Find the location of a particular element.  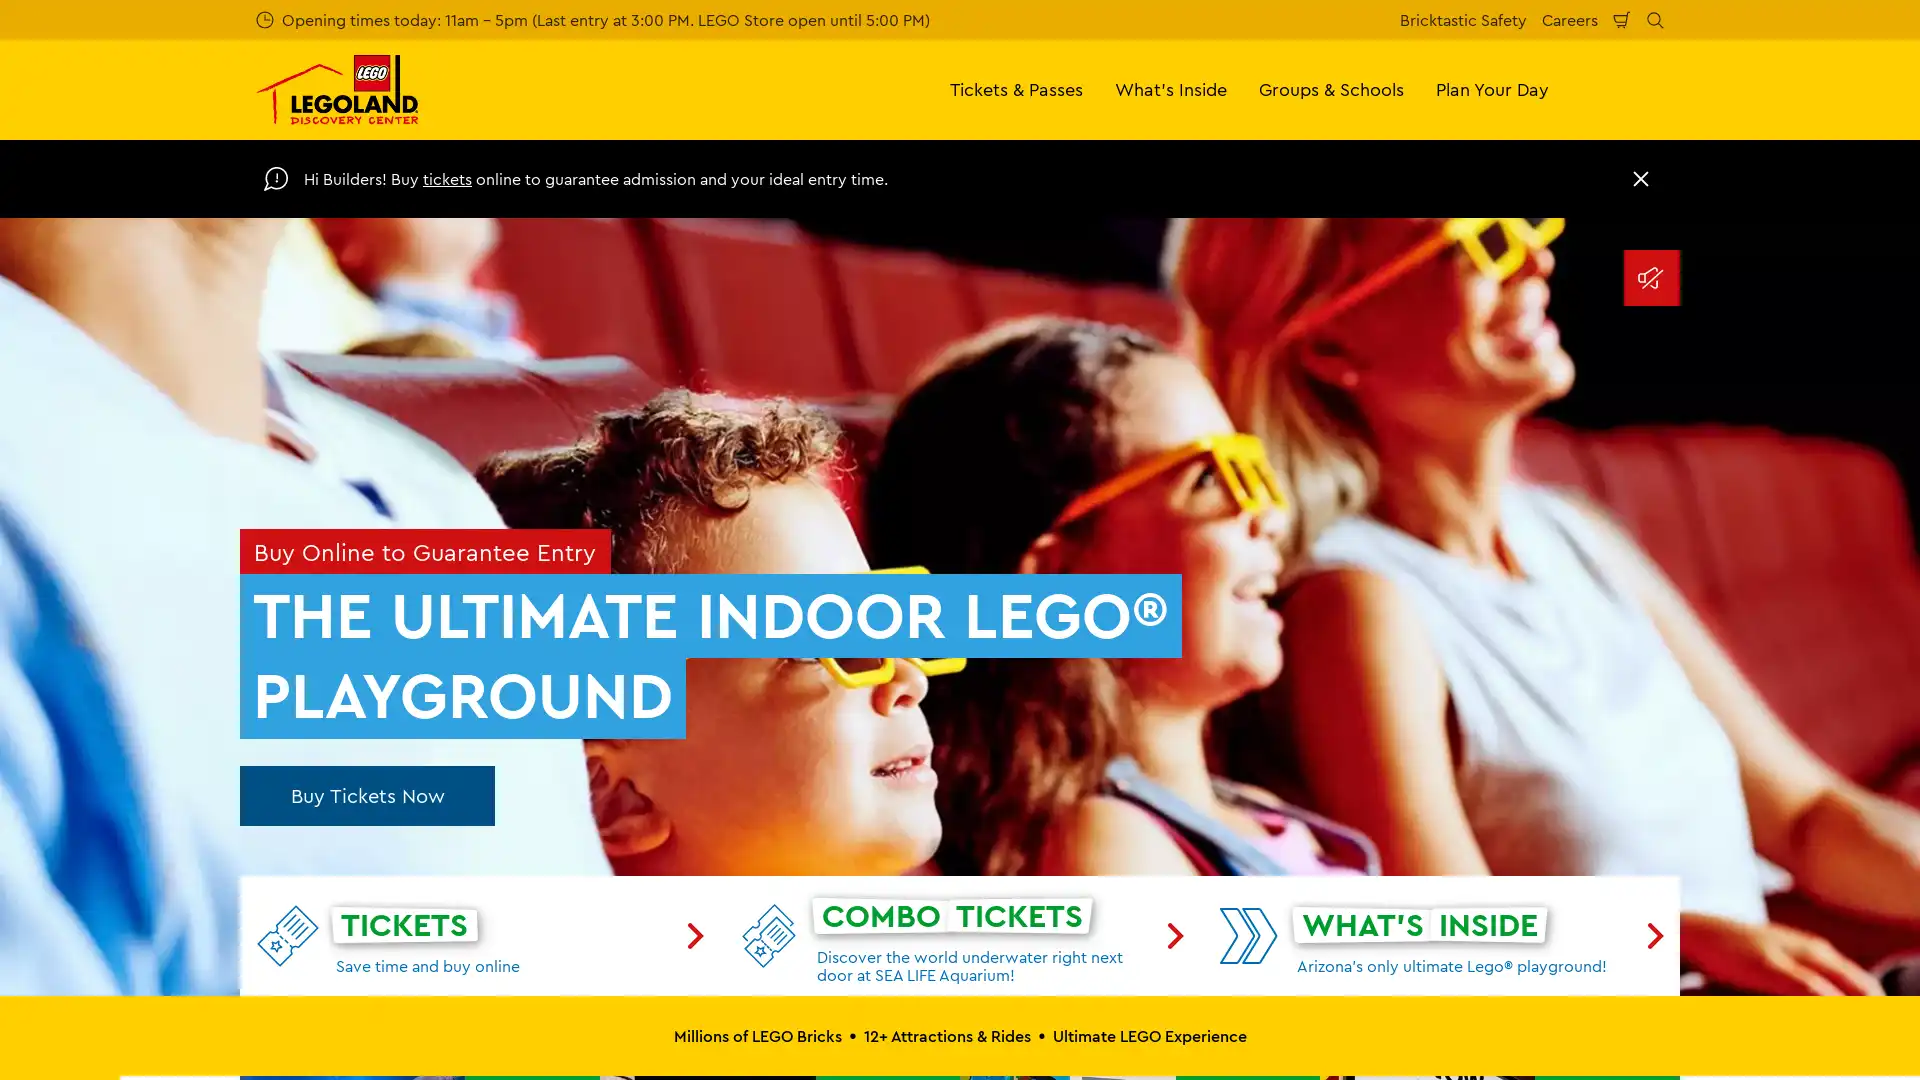

Close is located at coordinates (1641, 177).